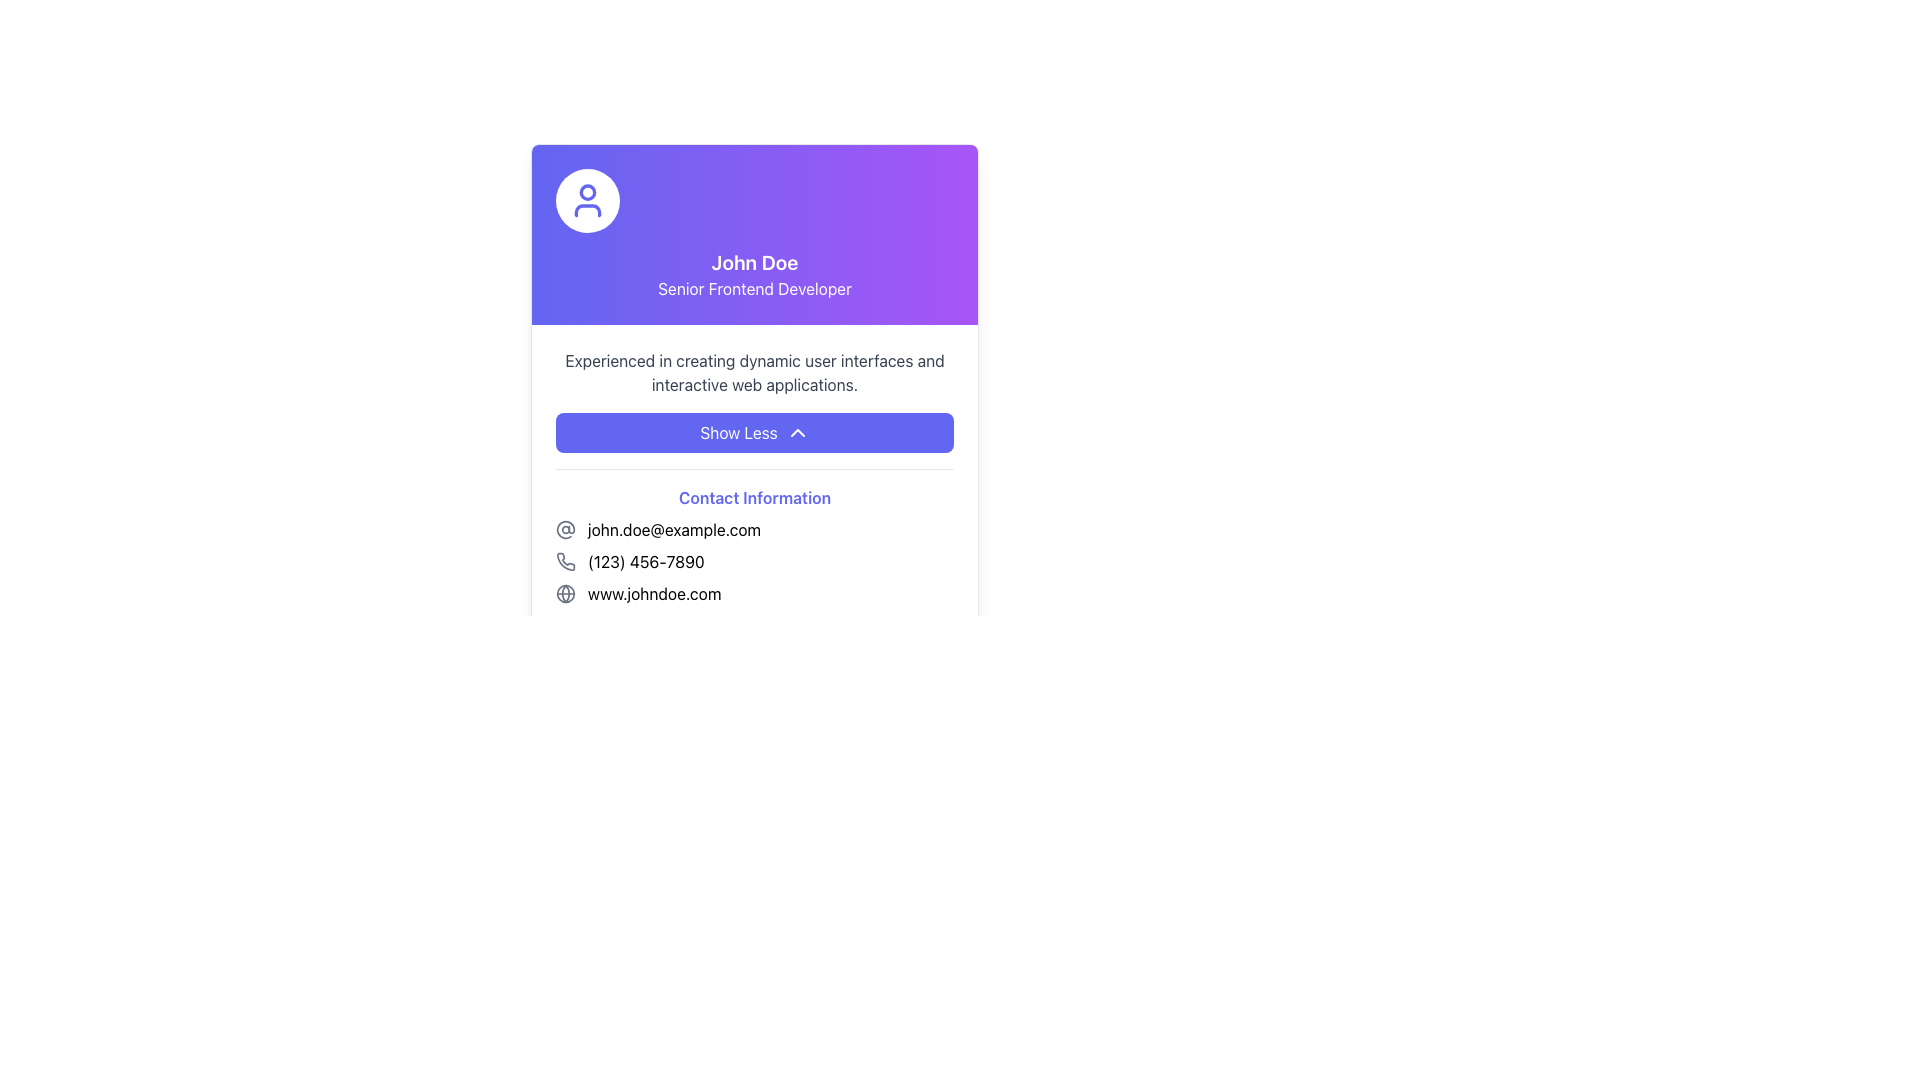 The width and height of the screenshot is (1920, 1080). What do you see at coordinates (753, 373) in the screenshot?
I see `the static text block that contains the description 'Experienced in creating dynamic user interfaces and interactive web applications.' It is positioned centrally in a card layout, below the title 'Senior Frontend Developer' and above the button labeled 'Show Less.'` at bounding box center [753, 373].